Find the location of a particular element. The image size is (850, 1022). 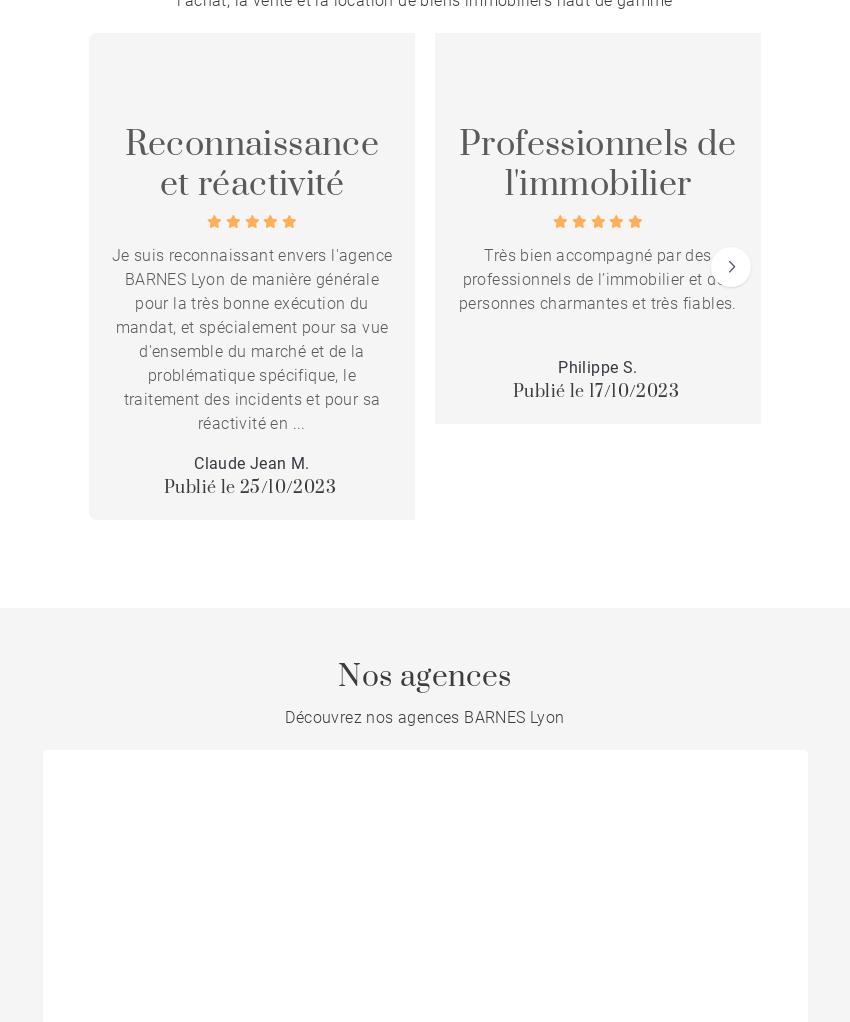

'Très bien accompagné par des professionnels de l’immobilier et des personnes charmantes et très fiables.' is located at coordinates (596, 279).